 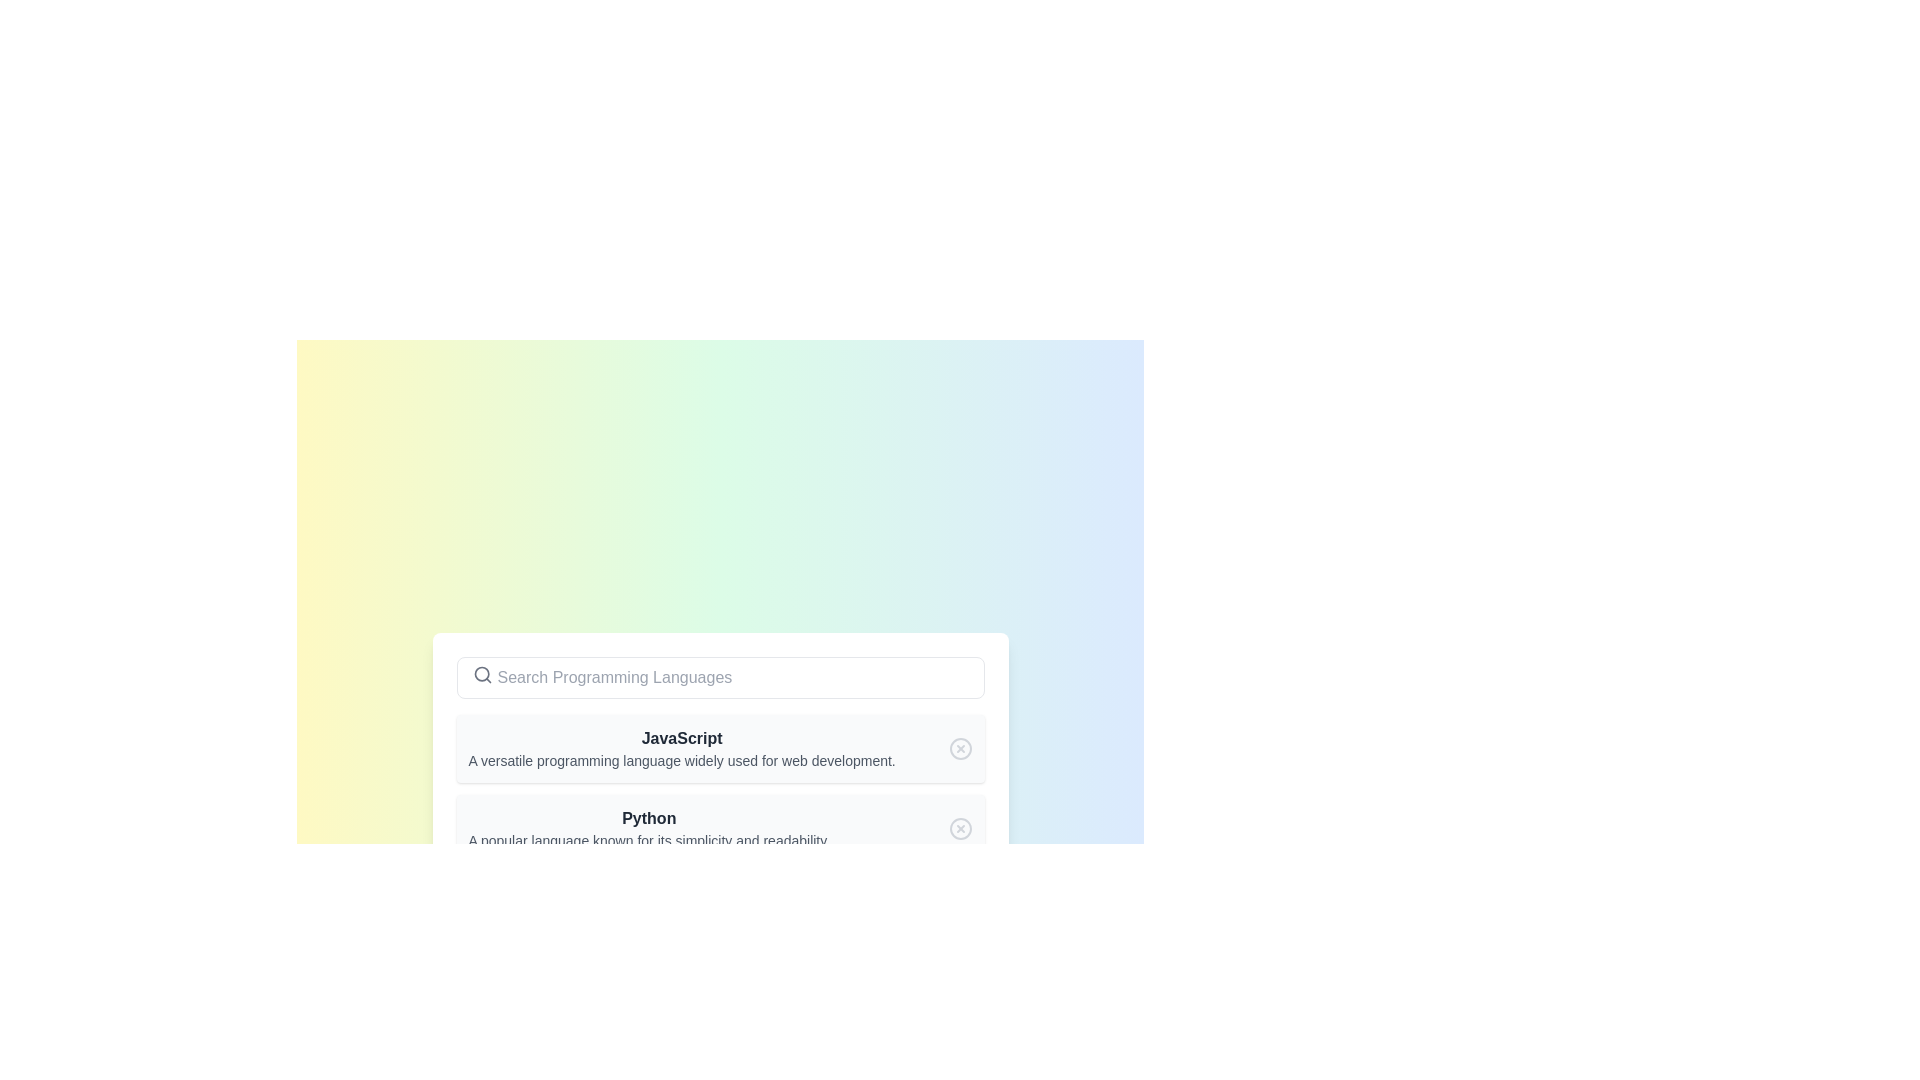 What do you see at coordinates (682, 748) in the screenshot?
I see `the text block that describes the programming language 'JavaScript'` at bounding box center [682, 748].